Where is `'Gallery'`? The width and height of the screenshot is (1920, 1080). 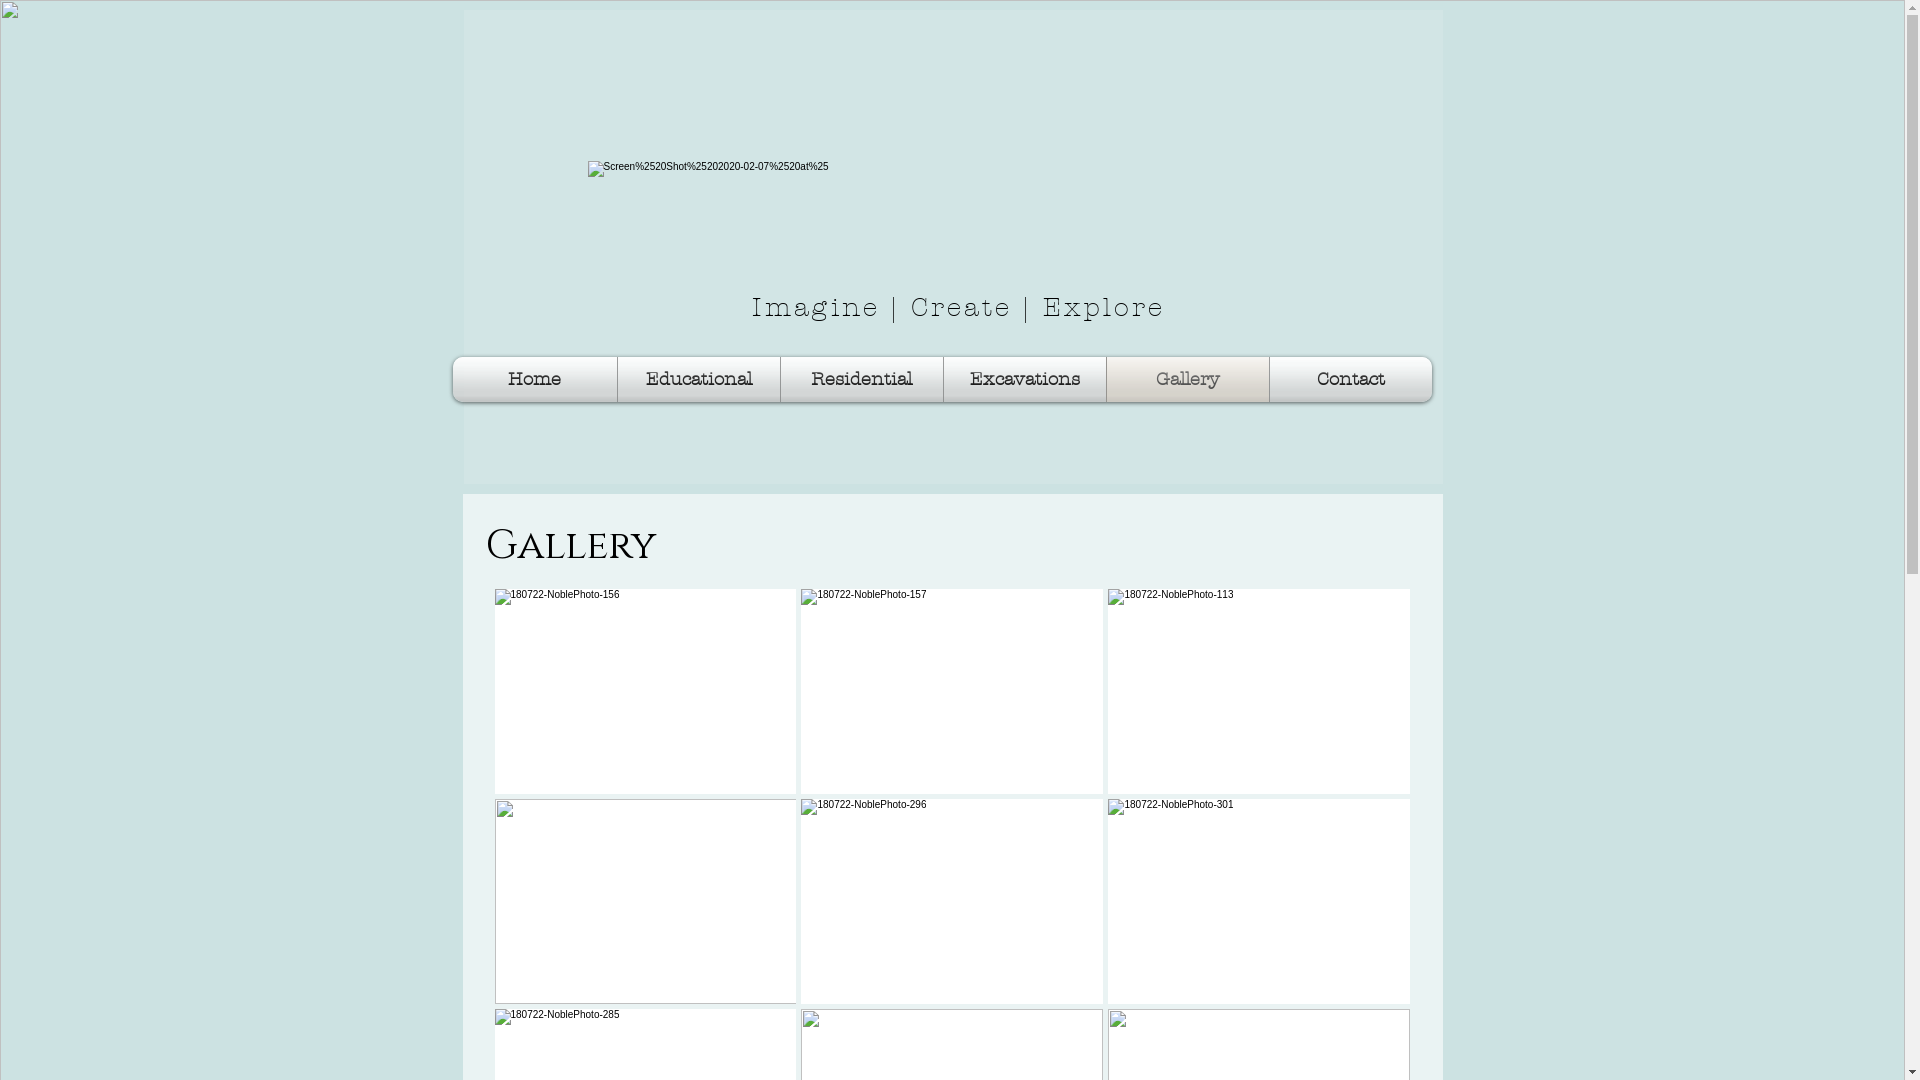 'Gallery' is located at coordinates (1186, 379).